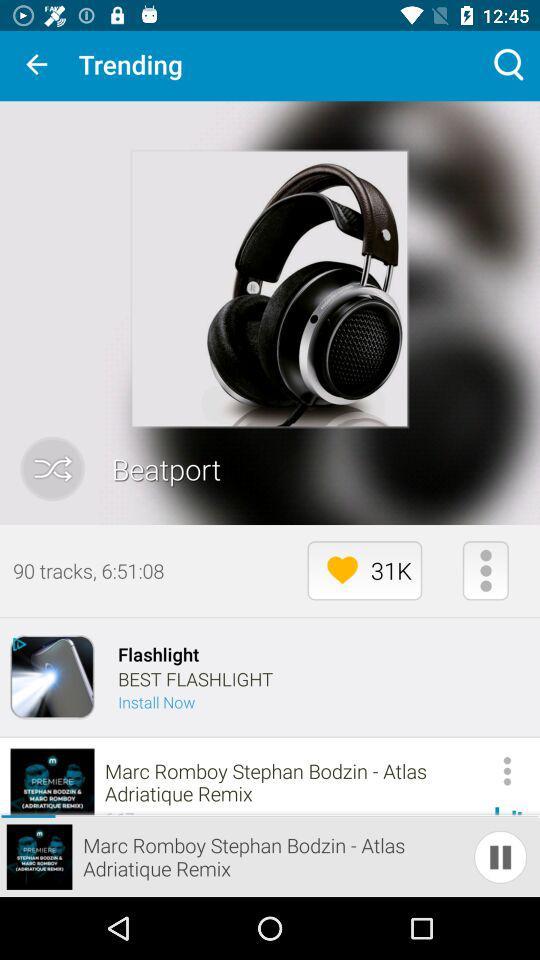 This screenshot has width=540, height=960. What do you see at coordinates (484, 570) in the screenshot?
I see `the more icon` at bounding box center [484, 570].